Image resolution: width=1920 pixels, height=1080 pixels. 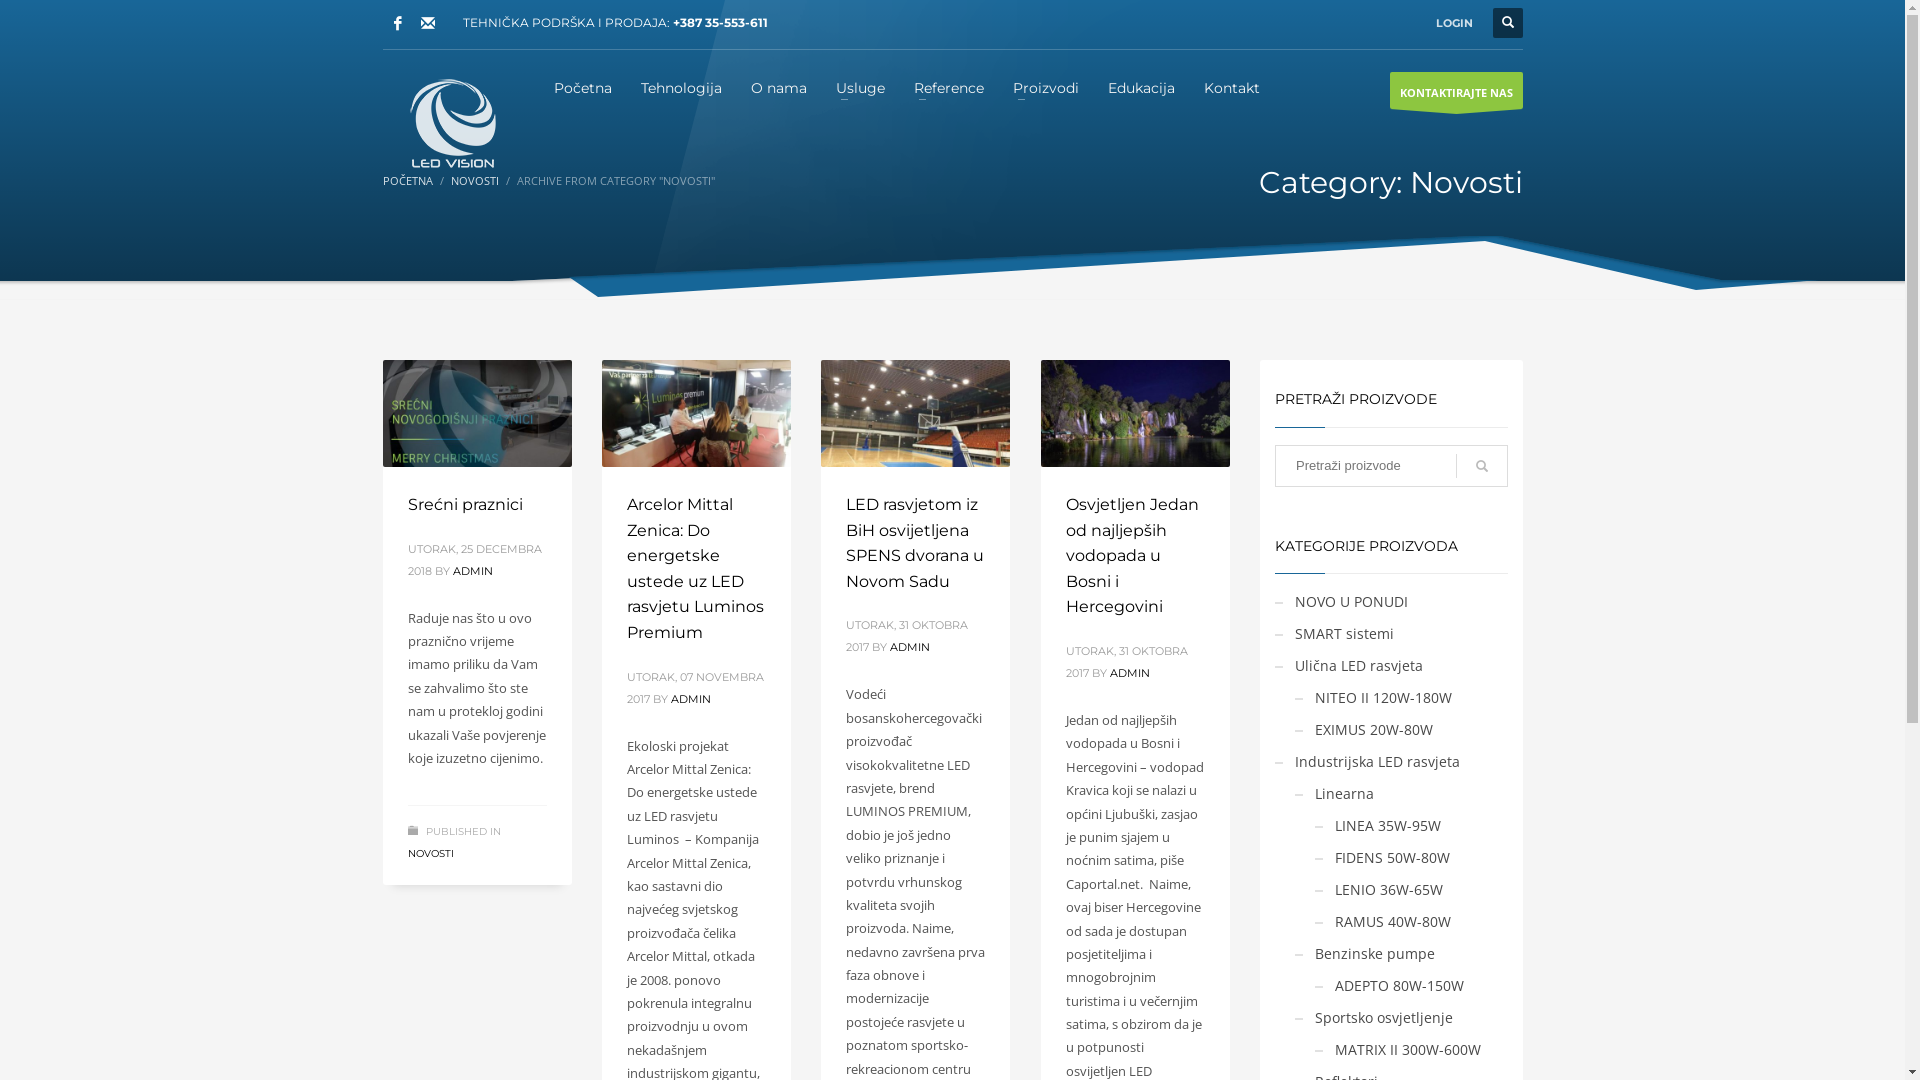 I want to click on 'KONTAKTIRAJTE NAS', so click(x=1456, y=90).